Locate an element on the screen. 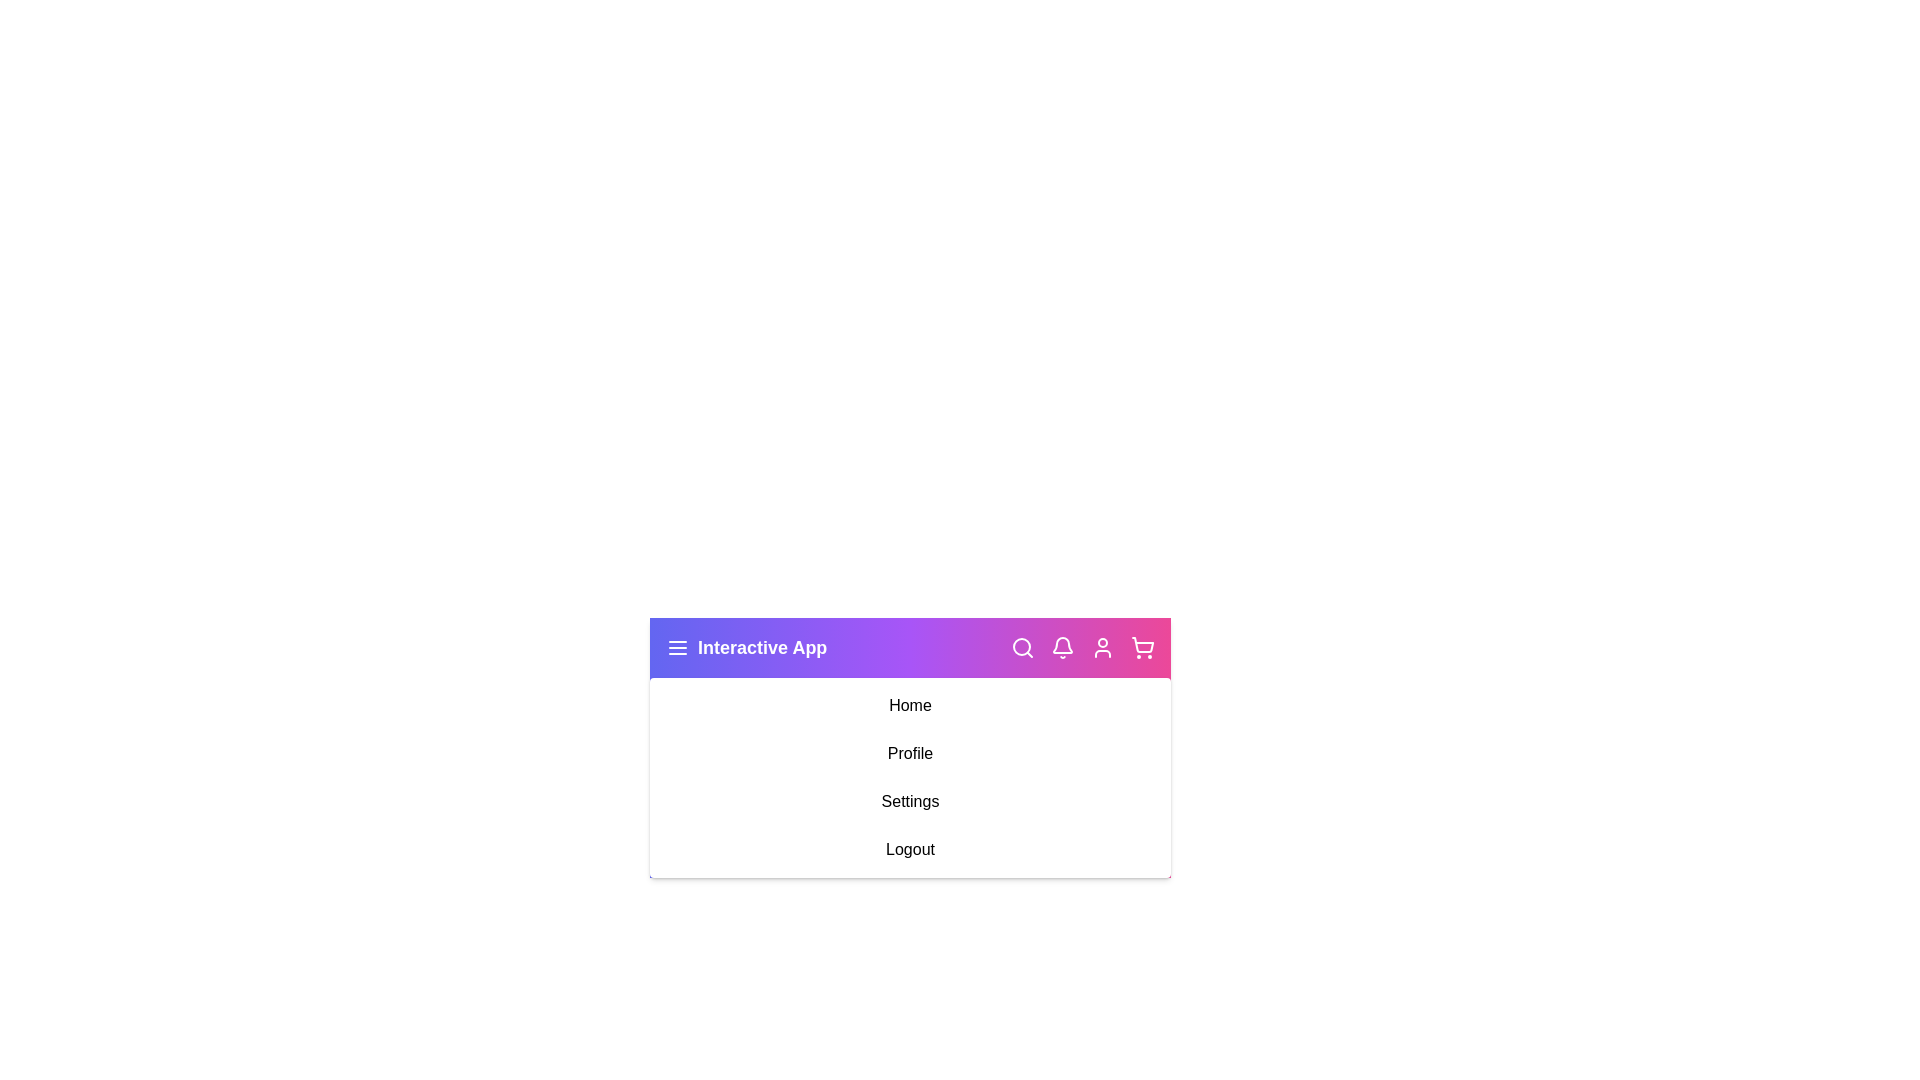  the shopping cart icon to view the cart contents is located at coordinates (1142, 648).